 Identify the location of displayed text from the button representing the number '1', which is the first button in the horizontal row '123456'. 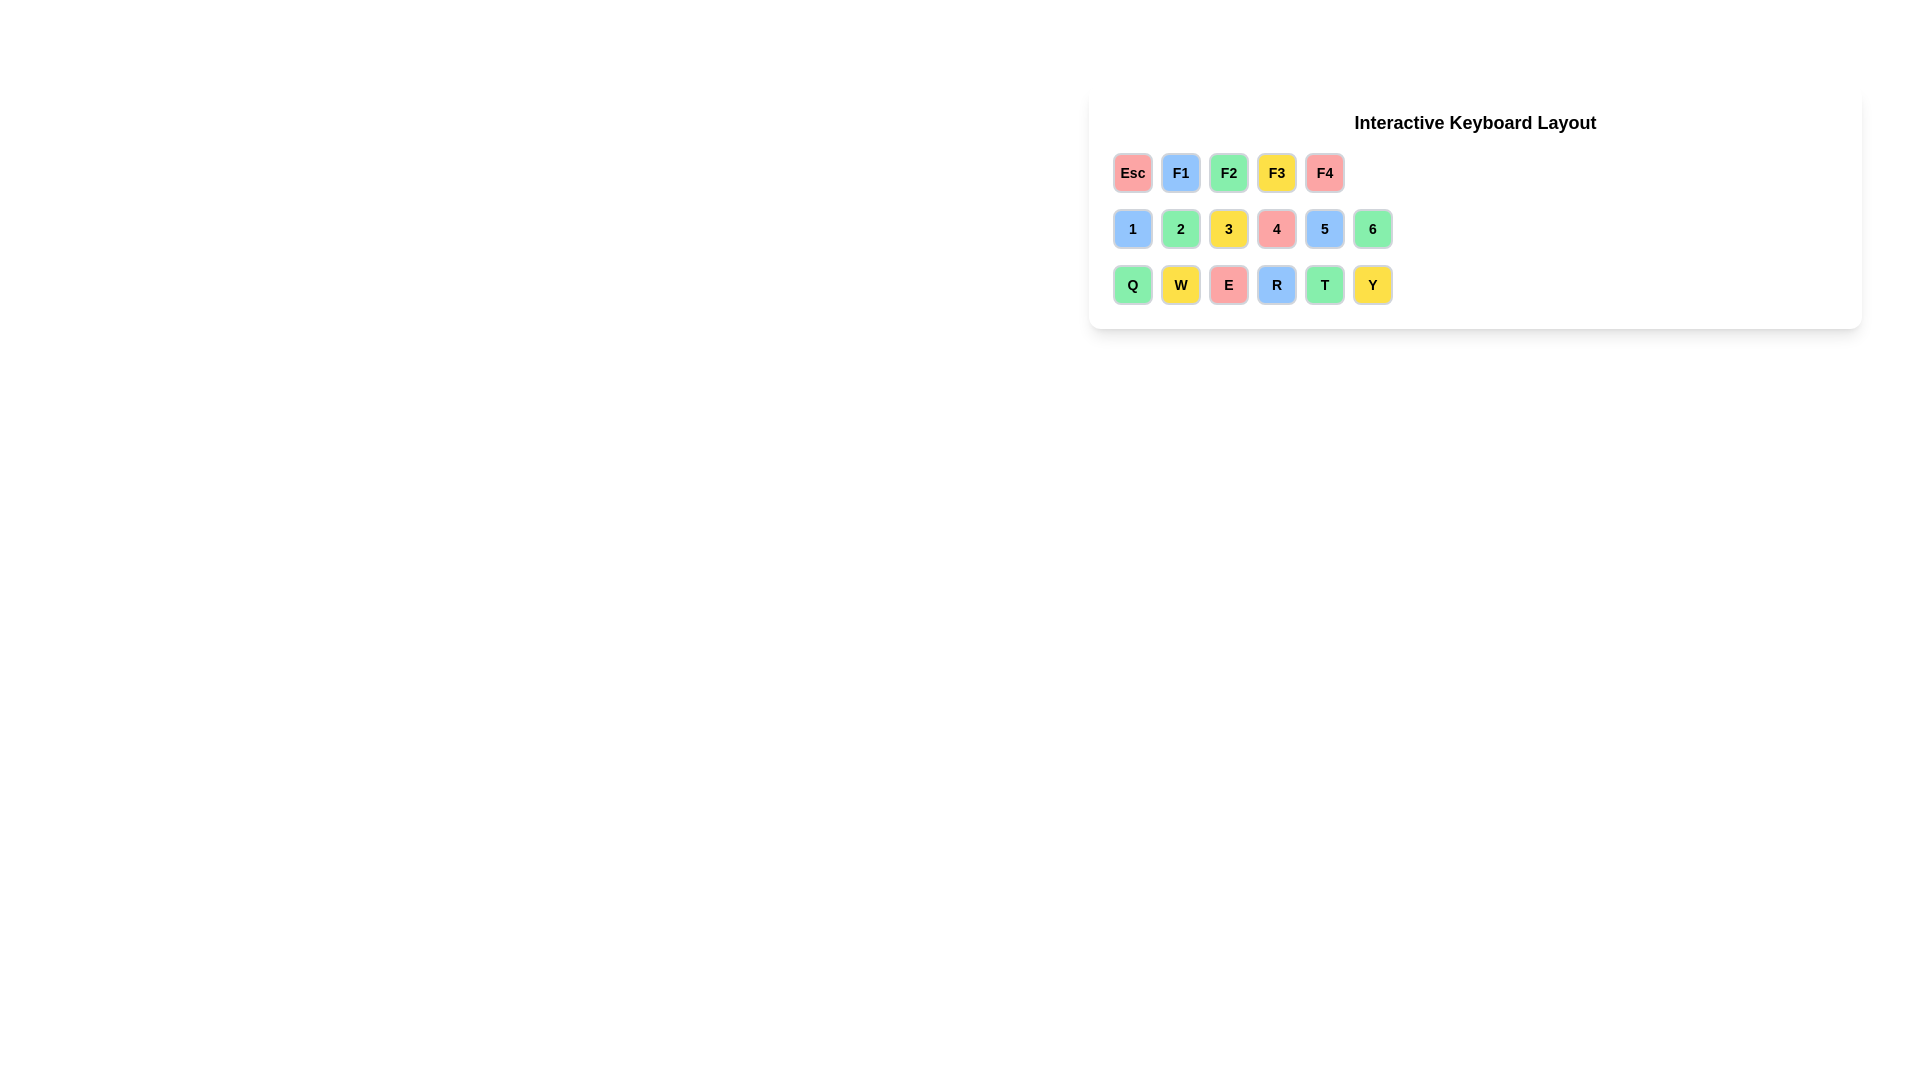
(1132, 227).